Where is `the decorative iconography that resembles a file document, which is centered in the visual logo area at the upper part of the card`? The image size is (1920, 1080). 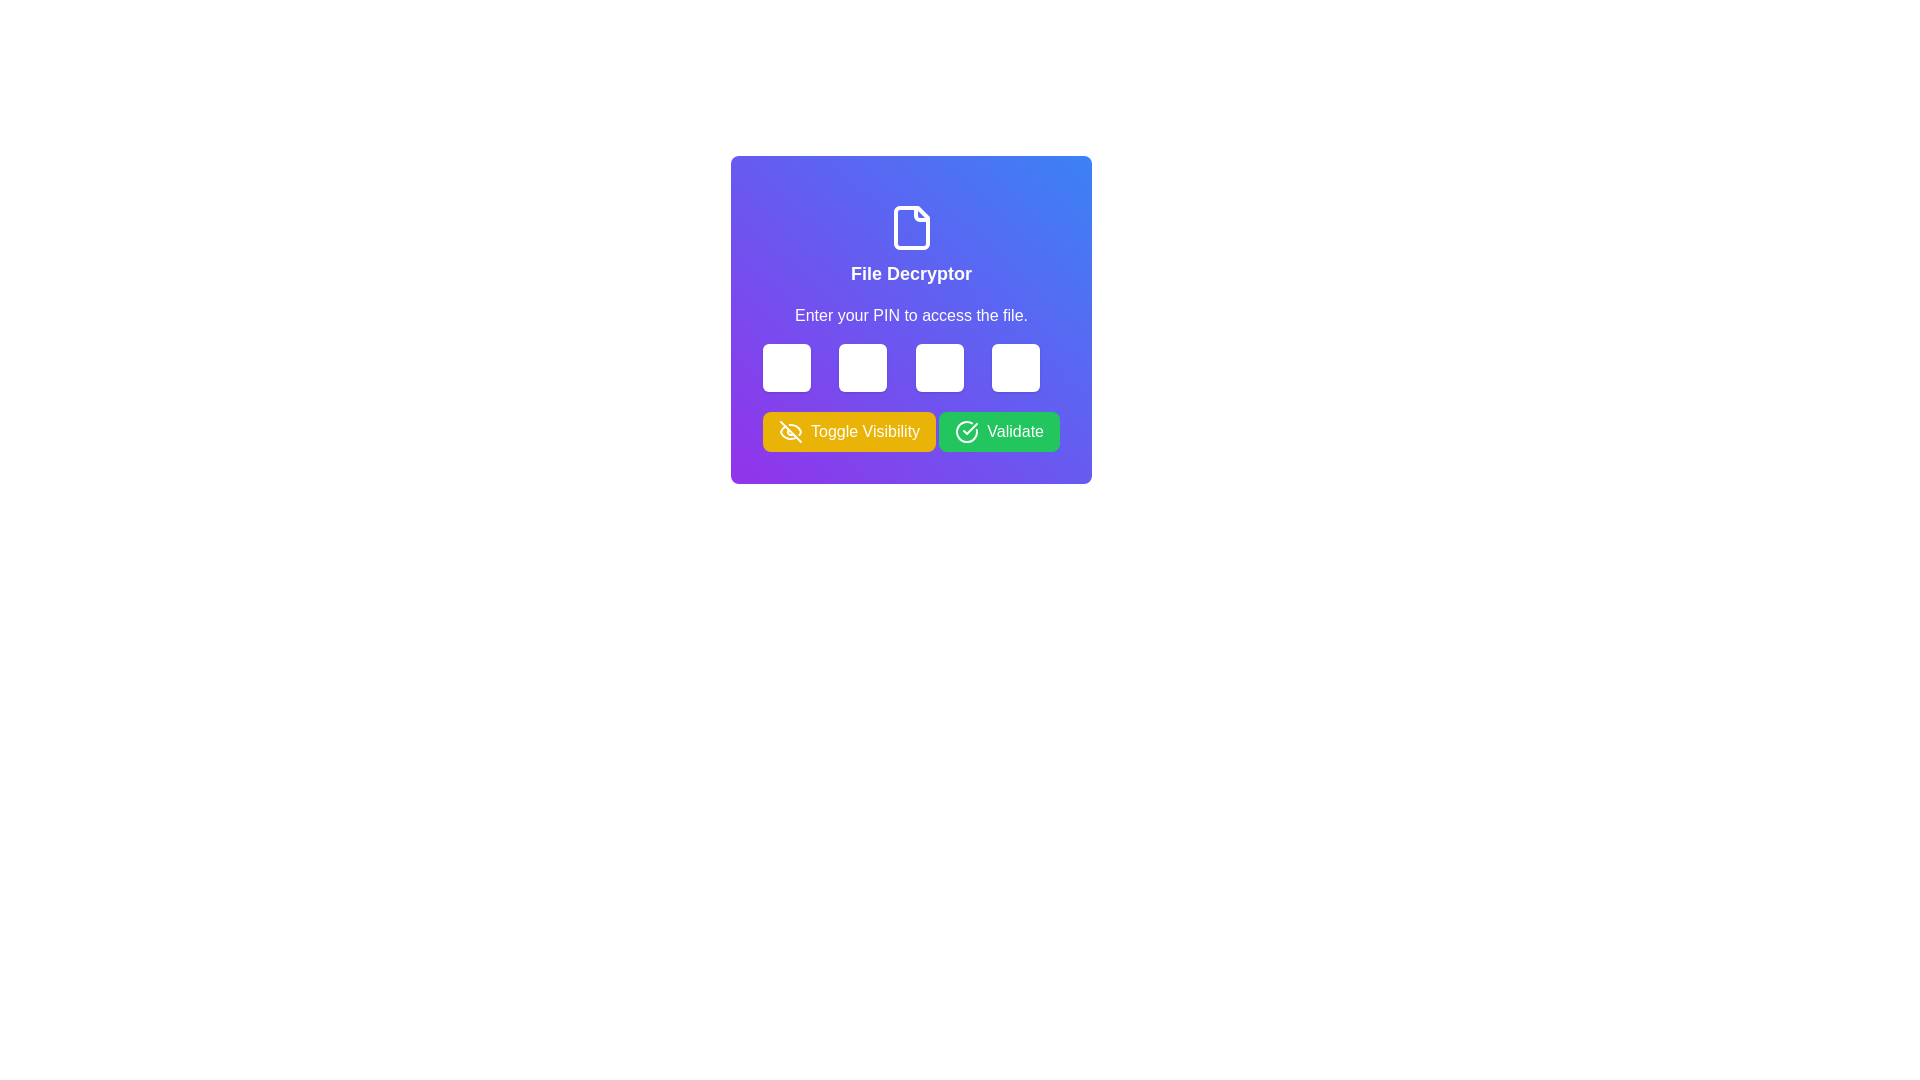 the decorative iconography that resembles a file document, which is centered in the visual logo area at the upper part of the card is located at coordinates (910, 226).